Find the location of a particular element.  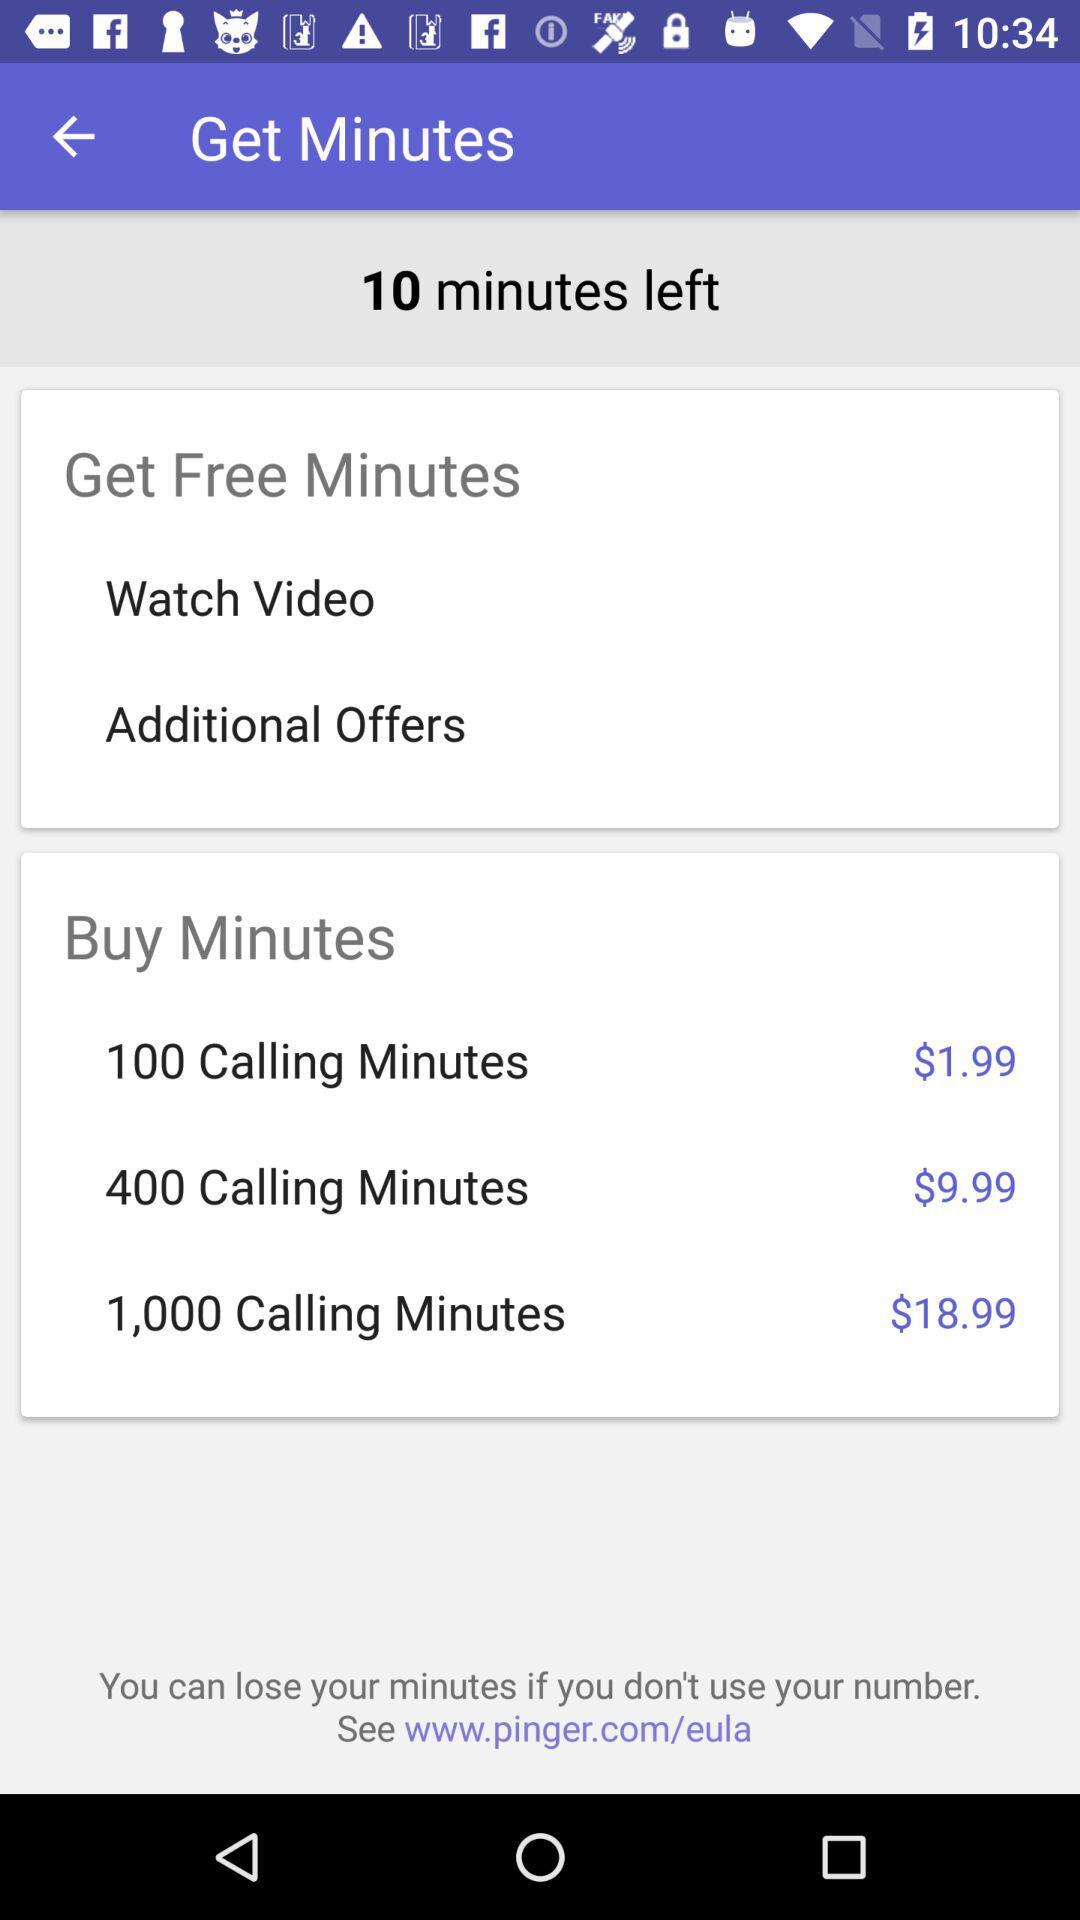

the icon below 1 000 calling icon is located at coordinates (540, 1705).